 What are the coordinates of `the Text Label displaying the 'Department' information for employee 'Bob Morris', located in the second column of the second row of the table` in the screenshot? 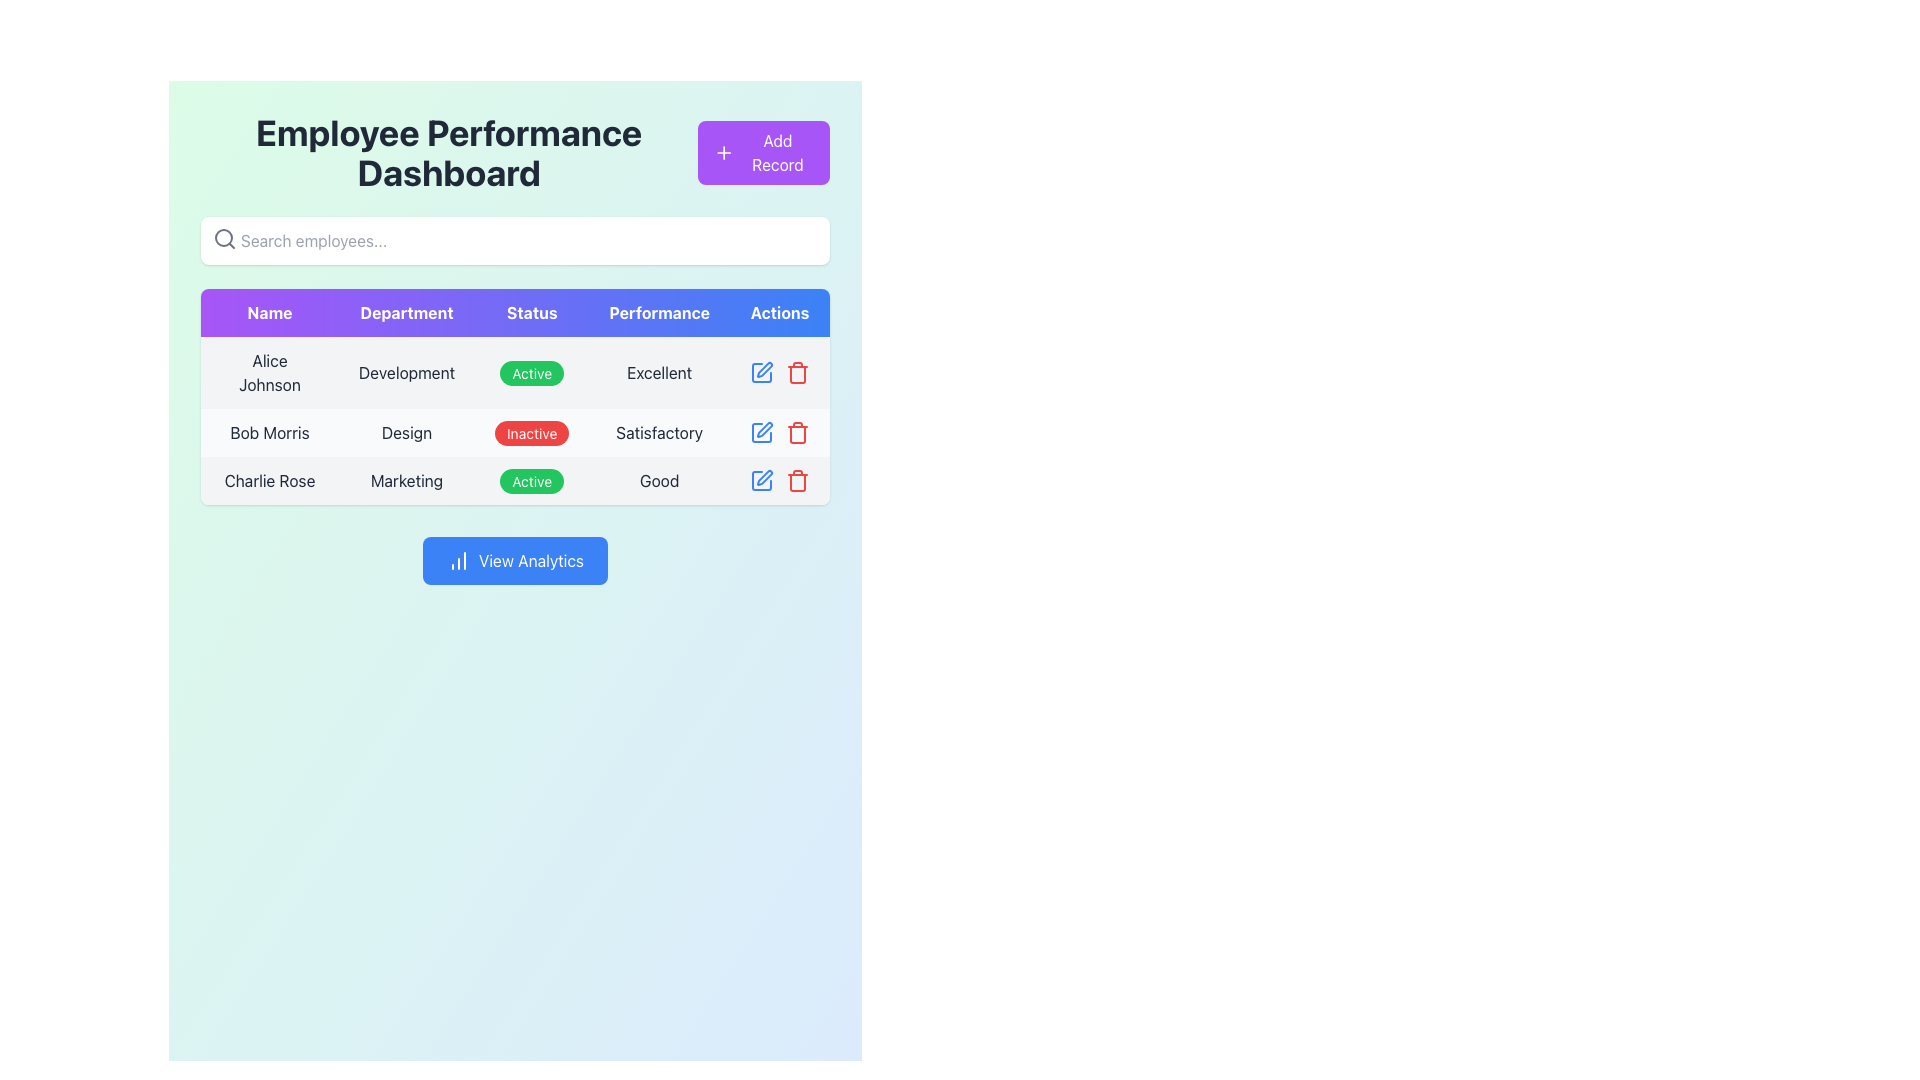 It's located at (406, 431).